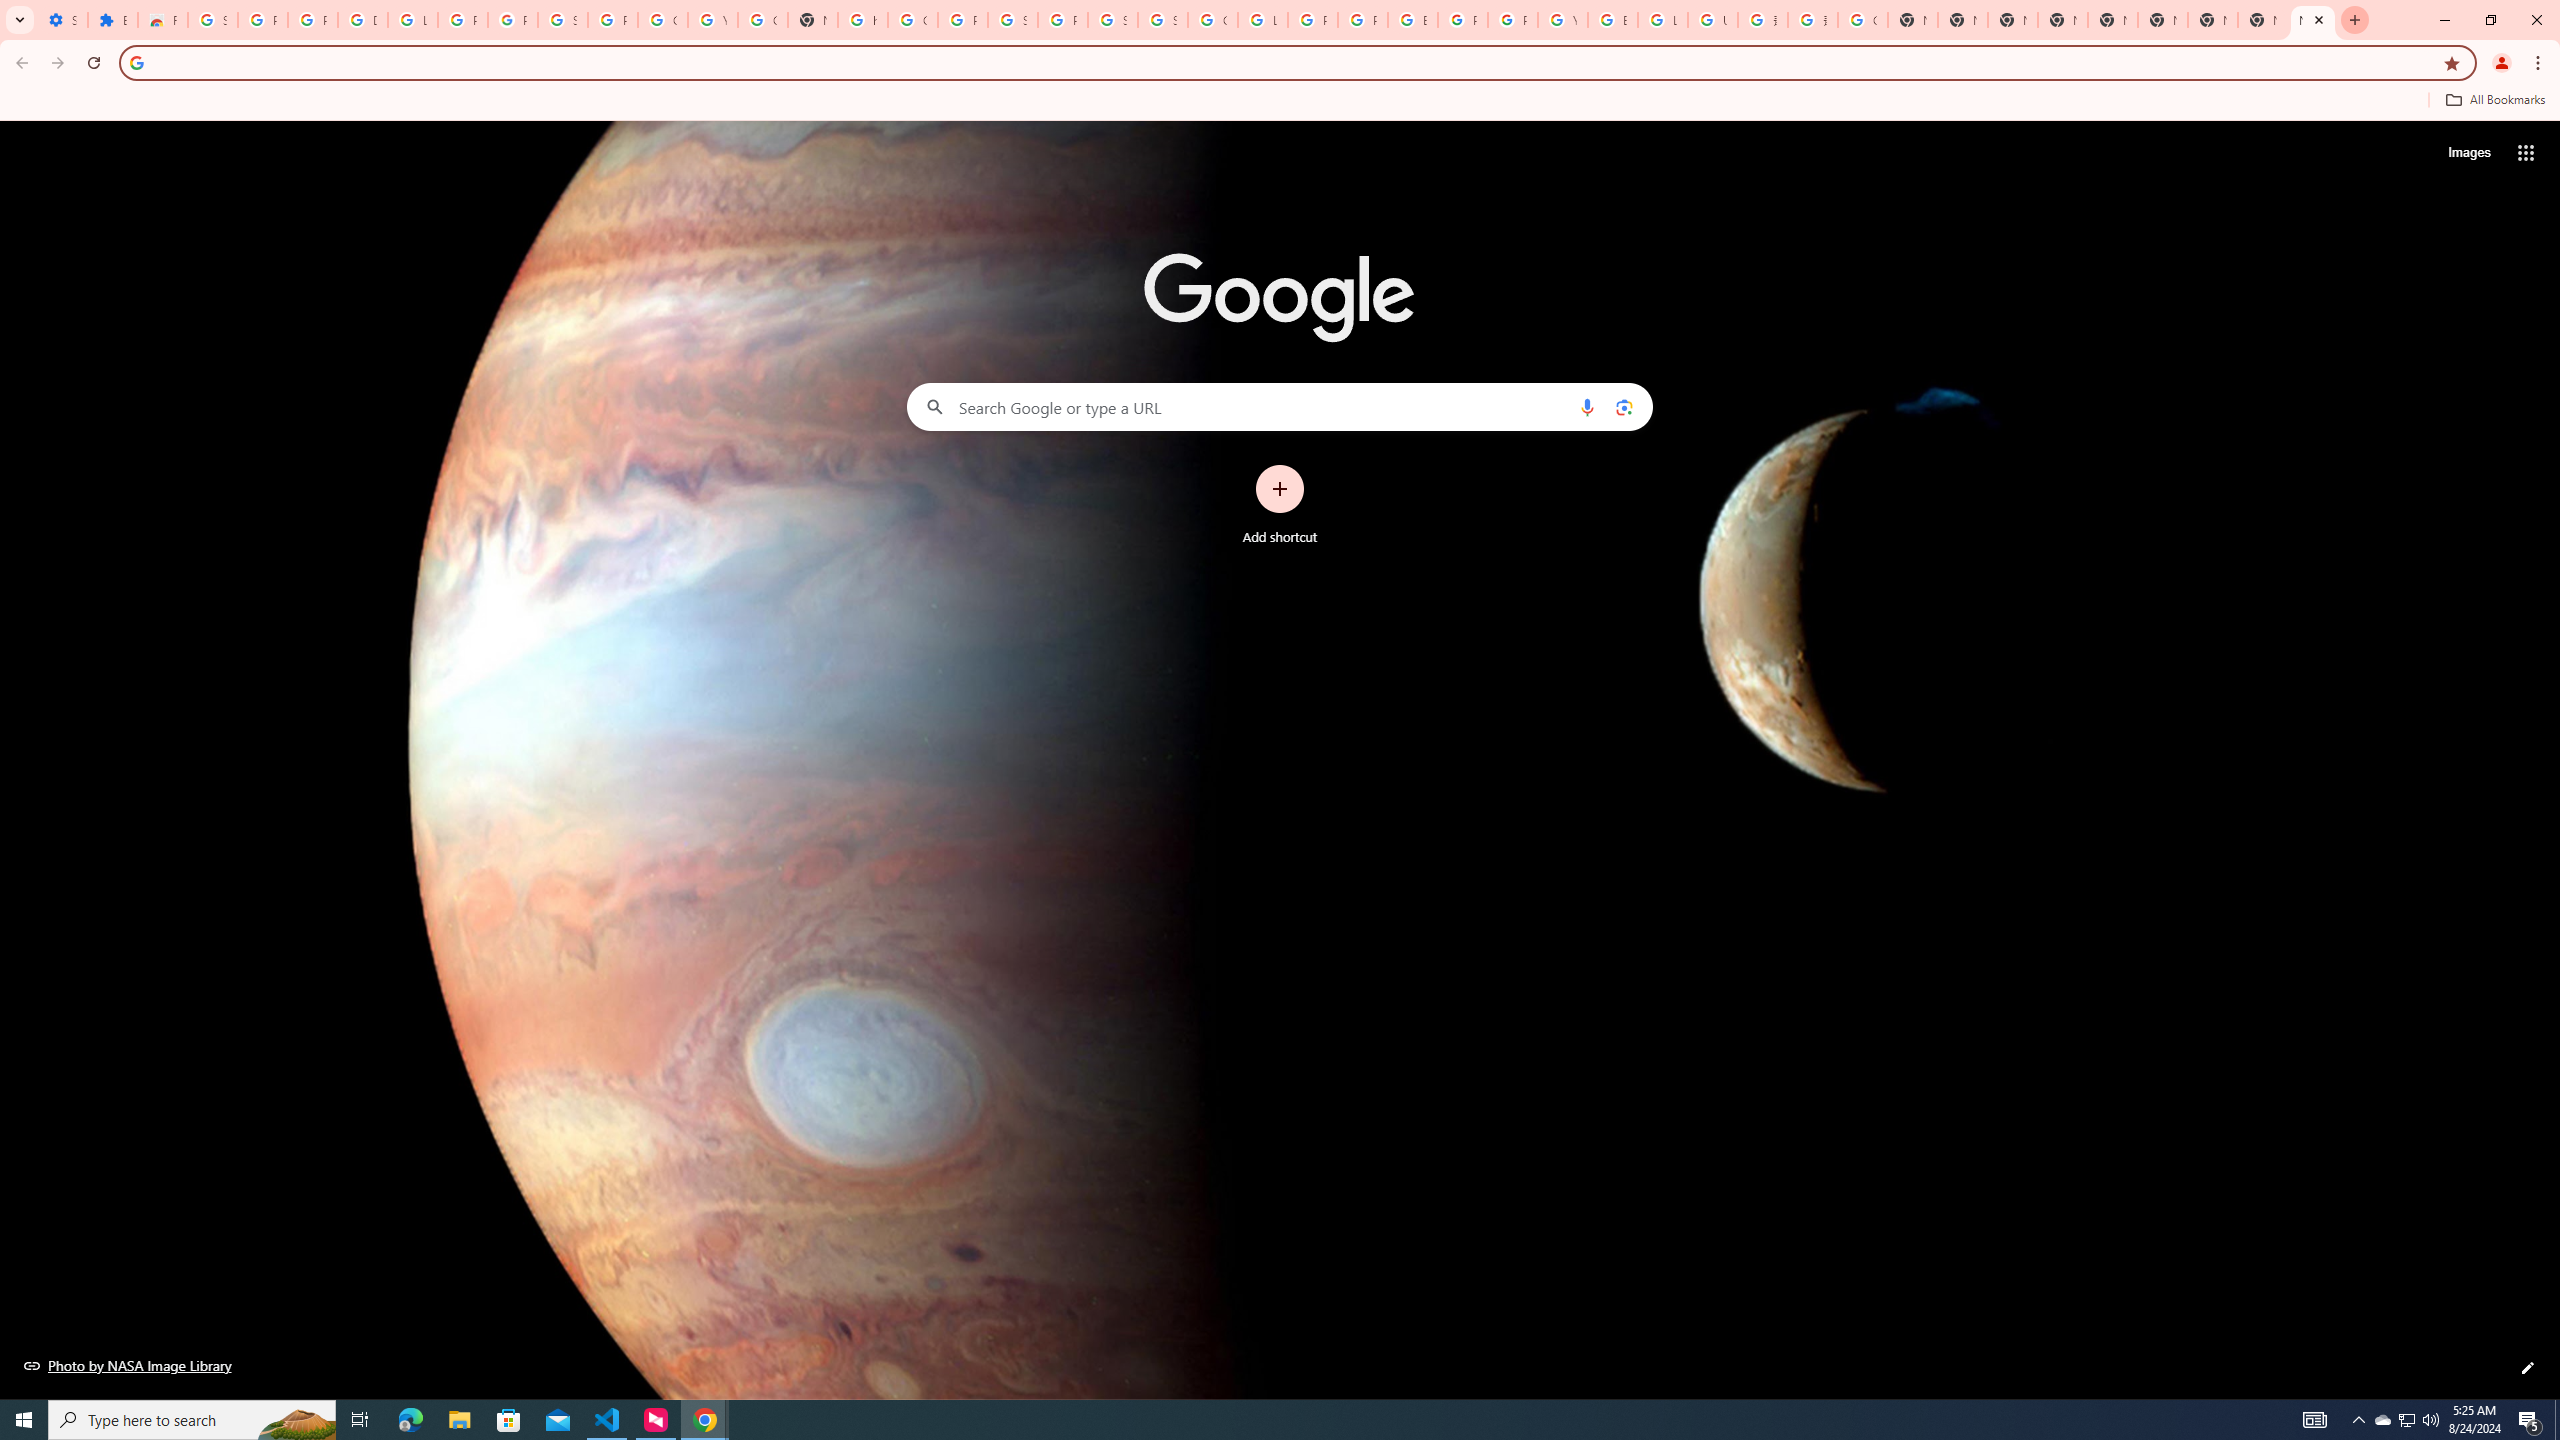 The height and width of the screenshot is (1440, 2560). What do you see at coordinates (2539, 62) in the screenshot?
I see `'Chrome'` at bounding box center [2539, 62].